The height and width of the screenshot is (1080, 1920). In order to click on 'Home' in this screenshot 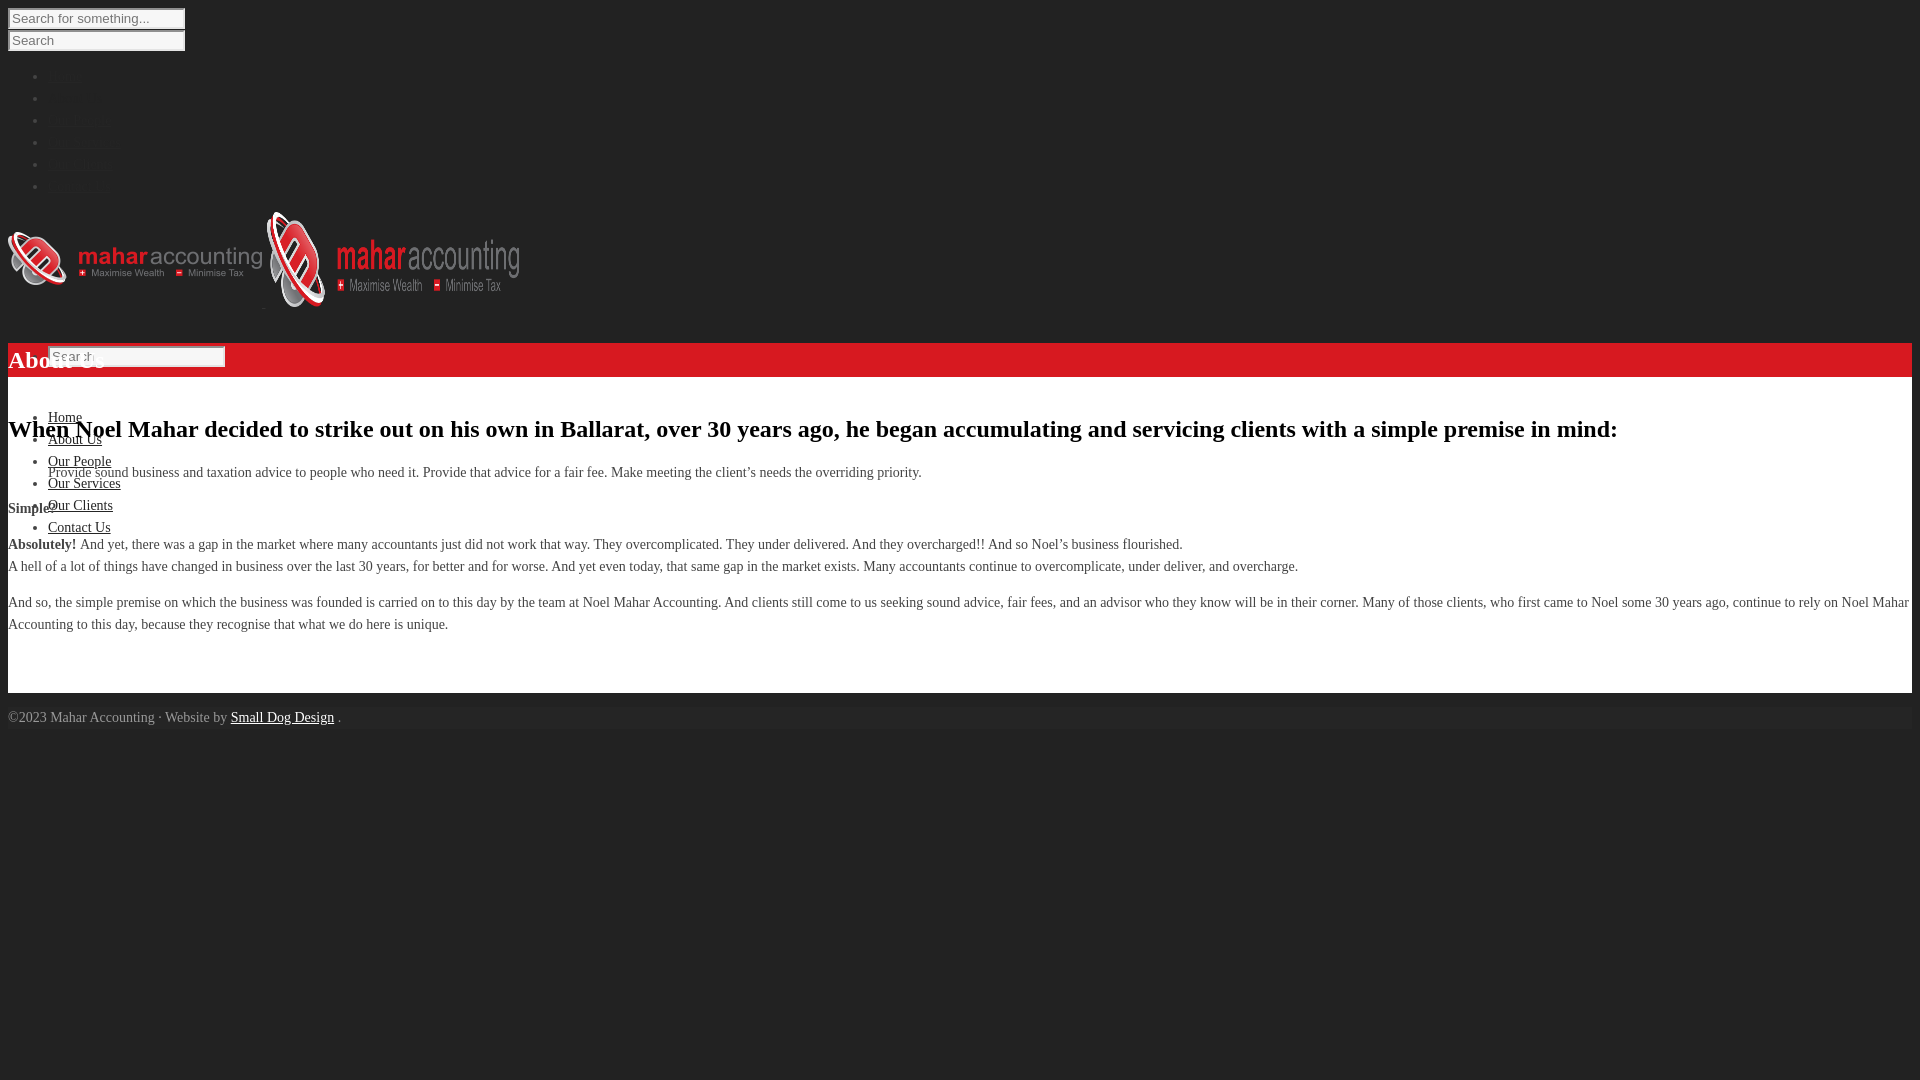, I will do `click(65, 416)`.